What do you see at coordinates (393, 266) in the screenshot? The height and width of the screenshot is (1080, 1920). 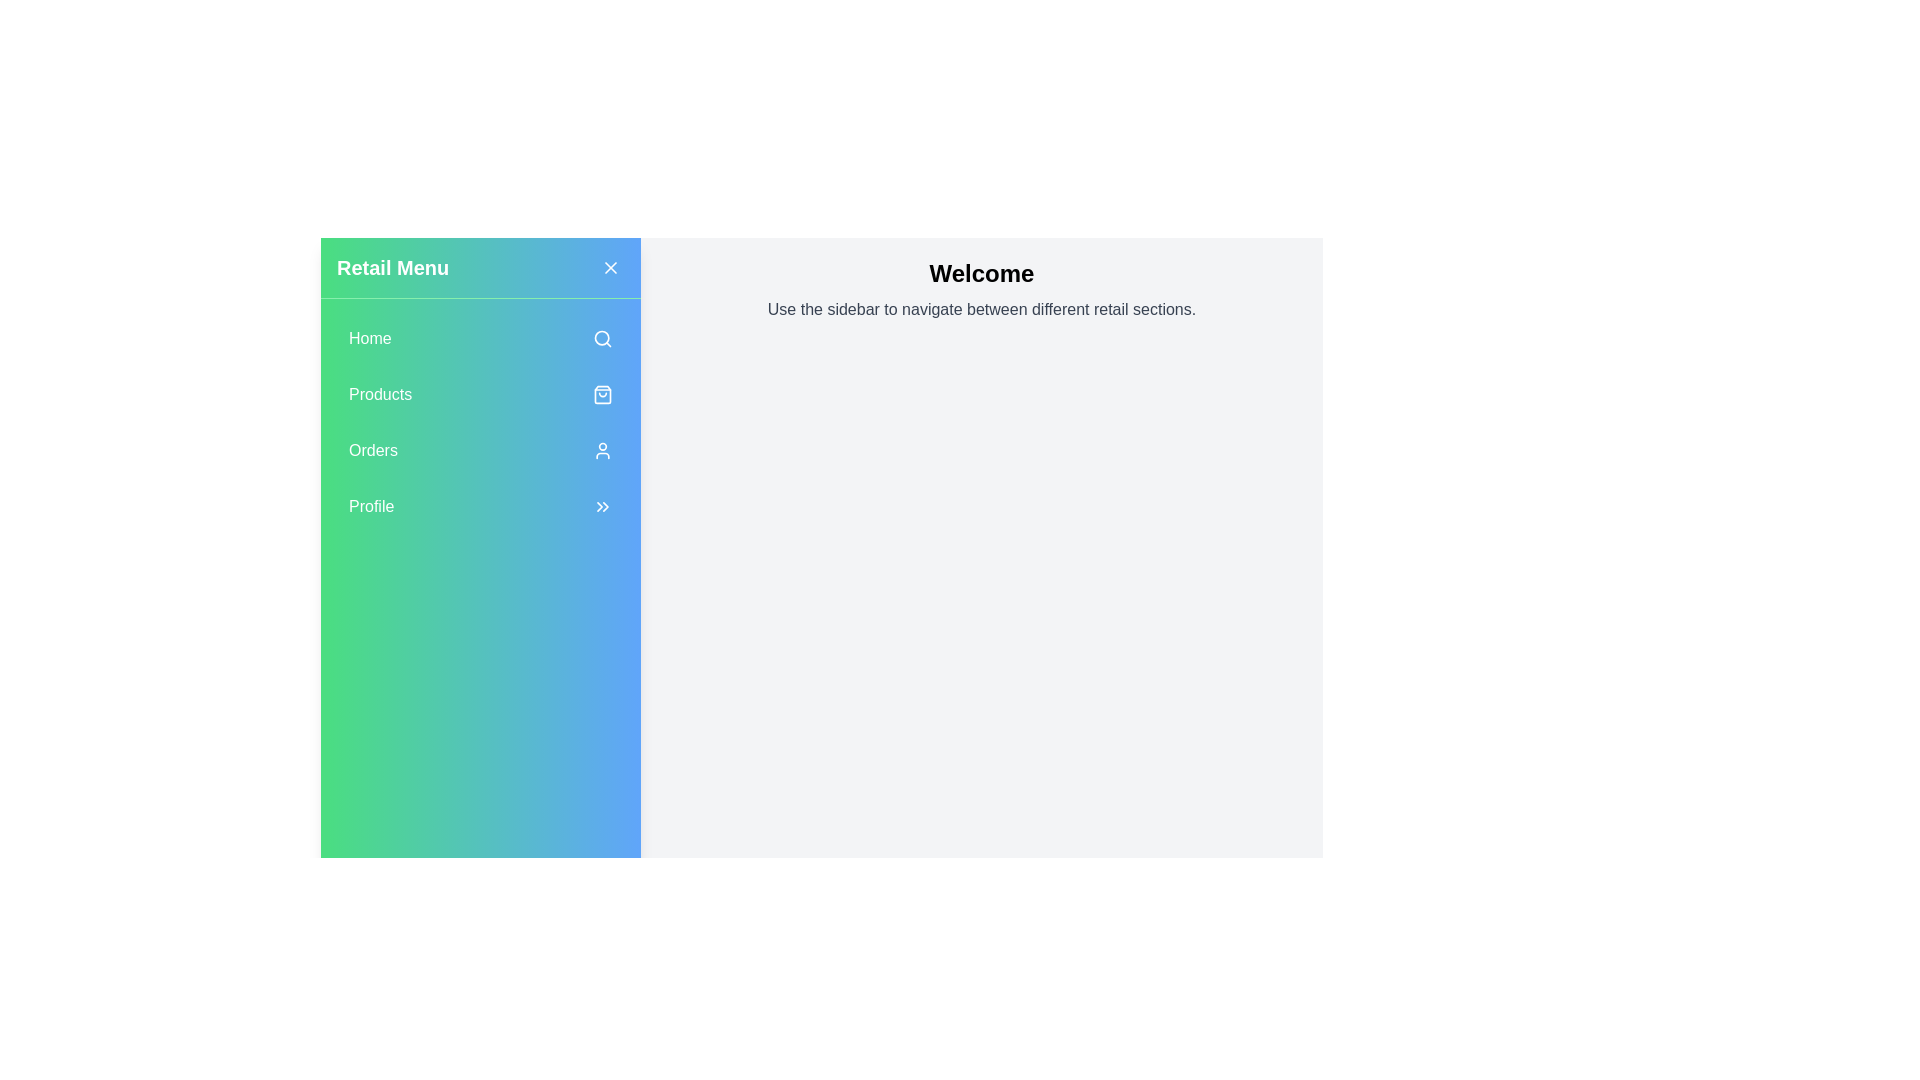 I see `the bold 'Retail Menu' text located at the upper-left section of the sidebar` at bounding box center [393, 266].